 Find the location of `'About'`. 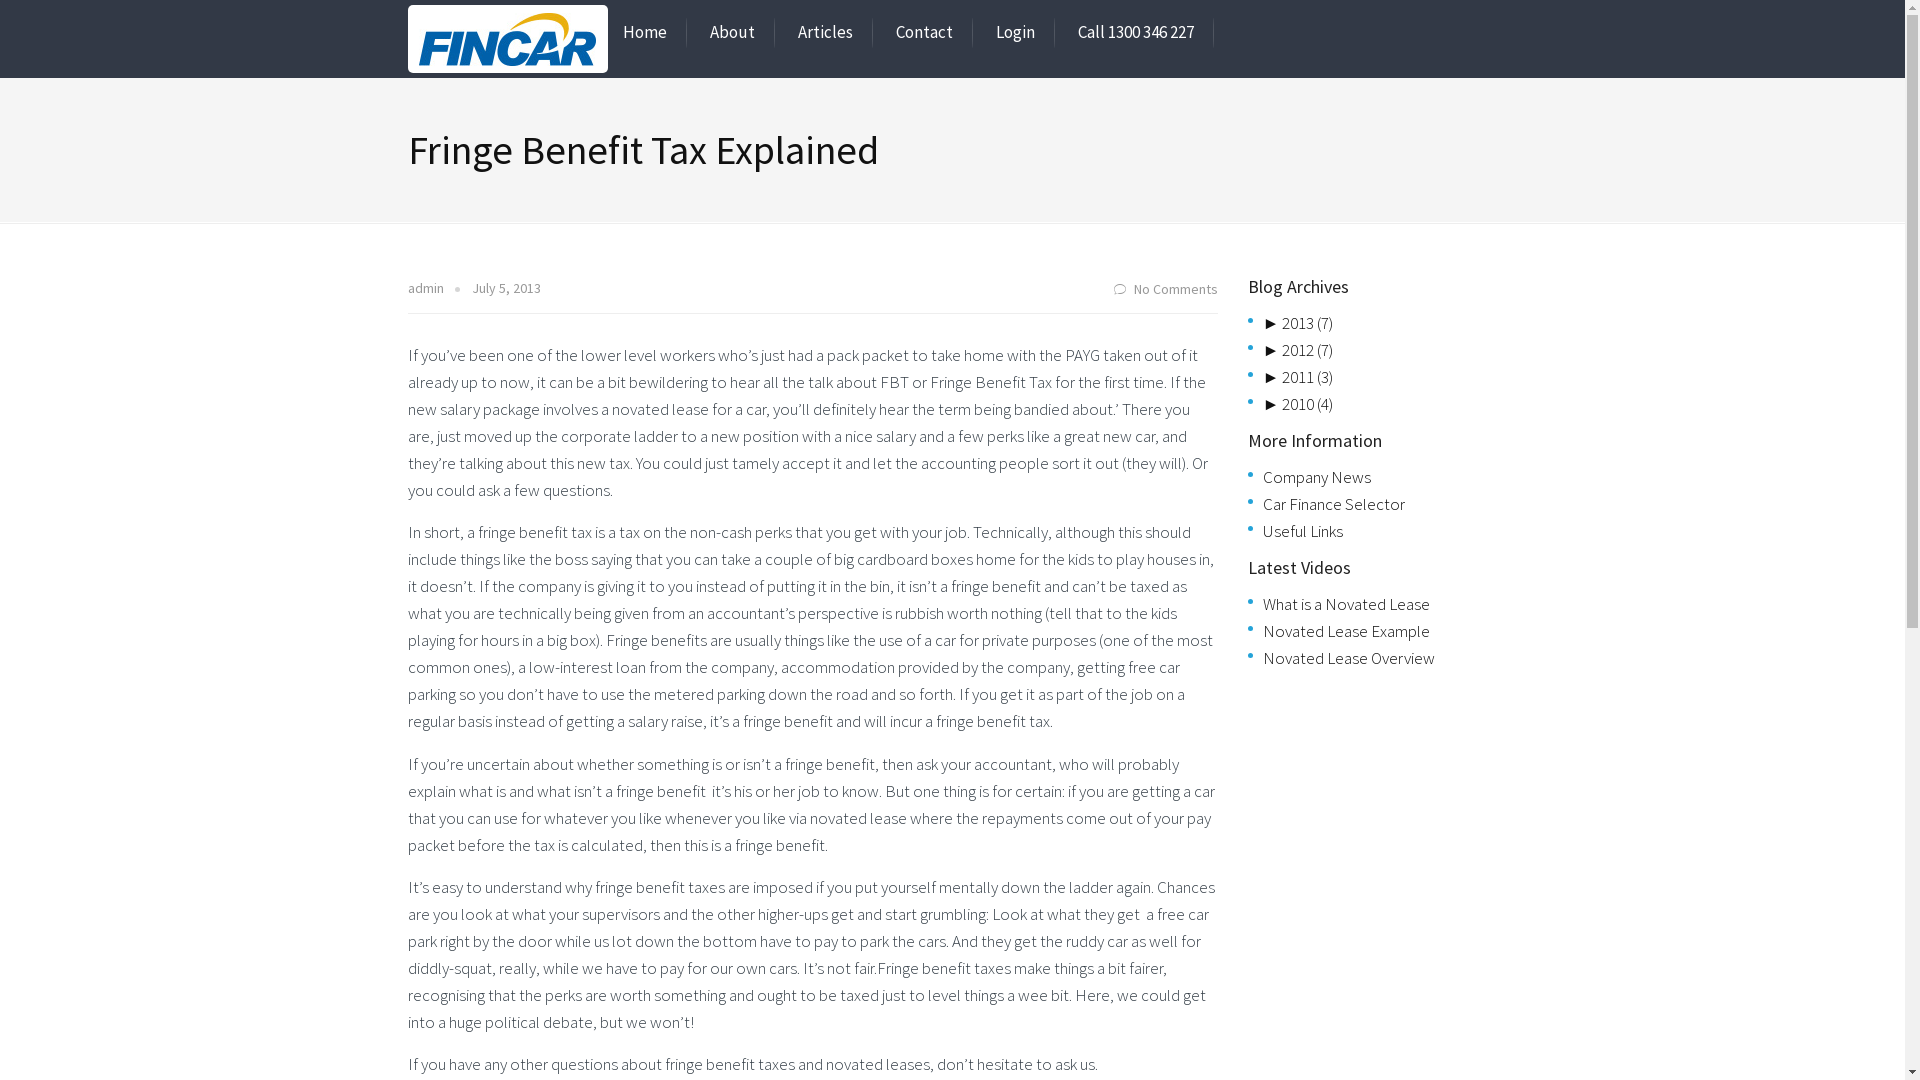

'About' is located at coordinates (731, 32).